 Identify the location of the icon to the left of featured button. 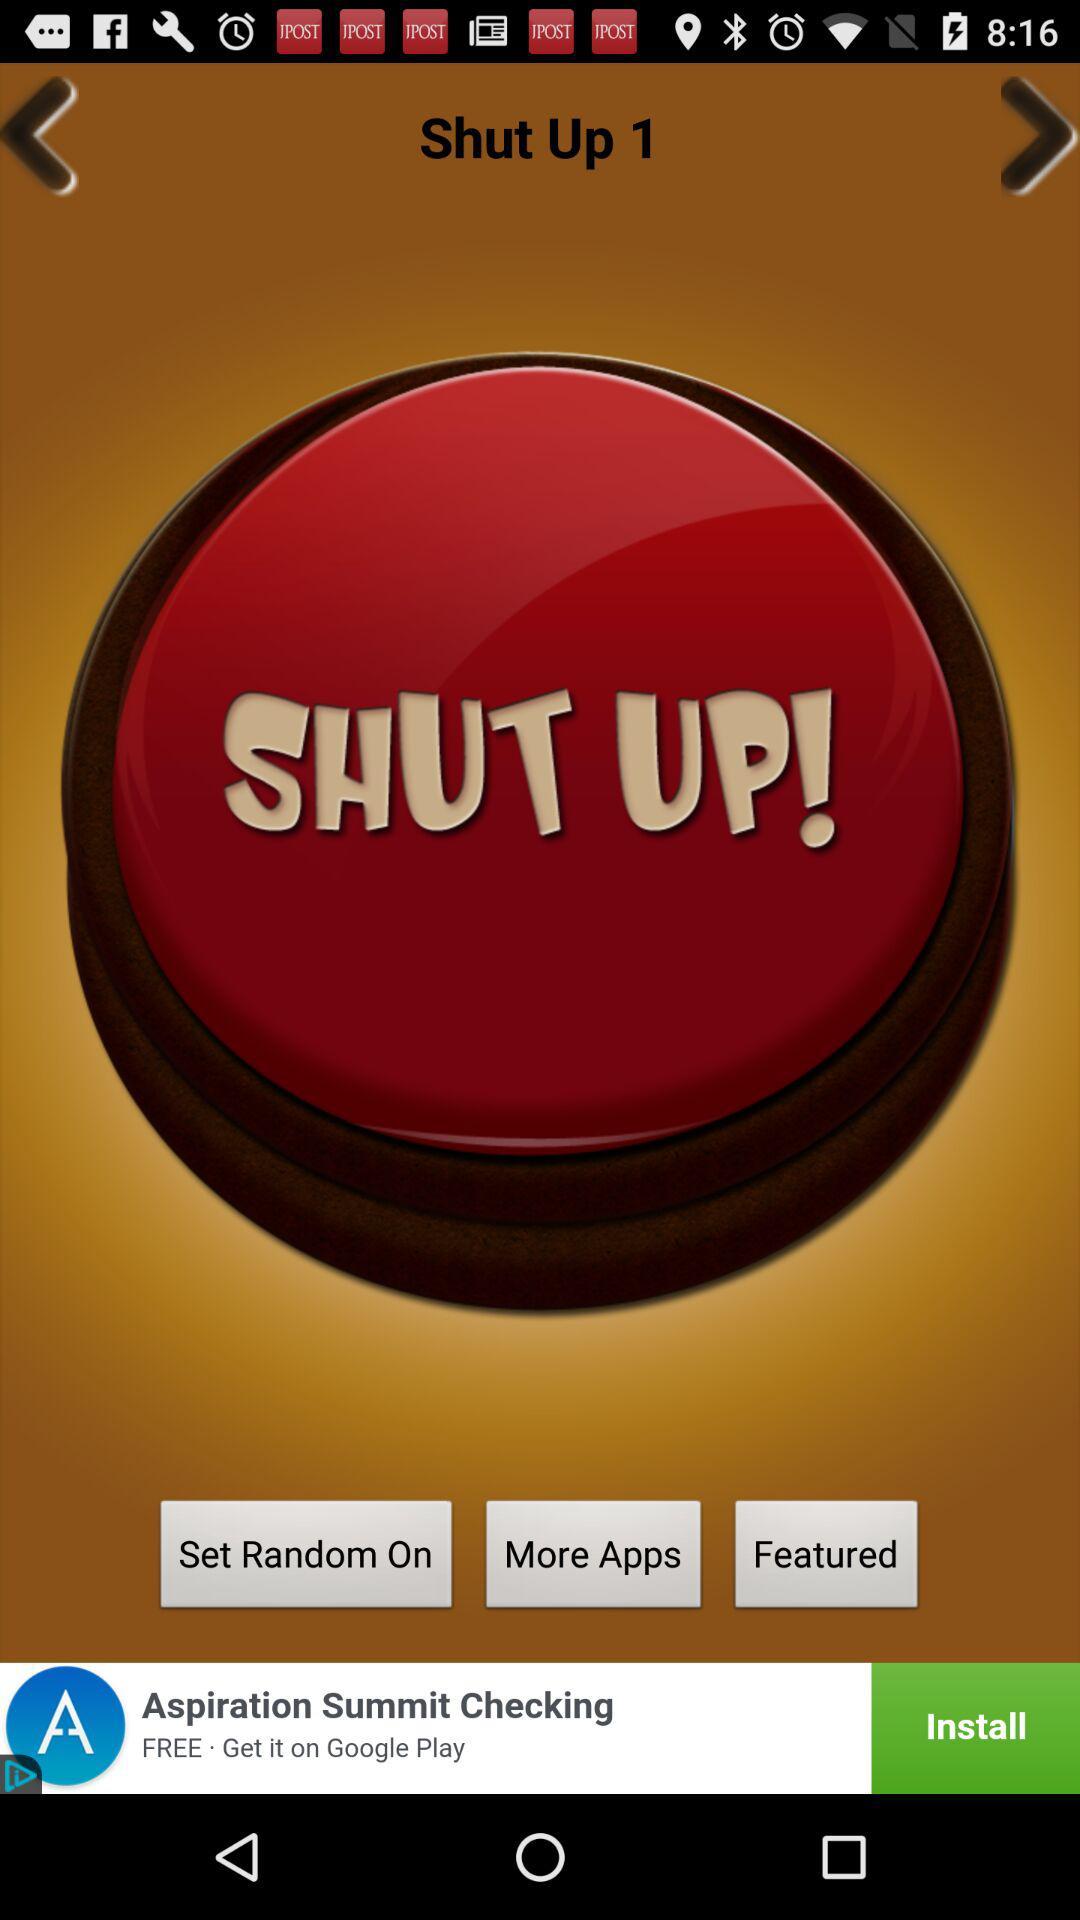
(593, 1559).